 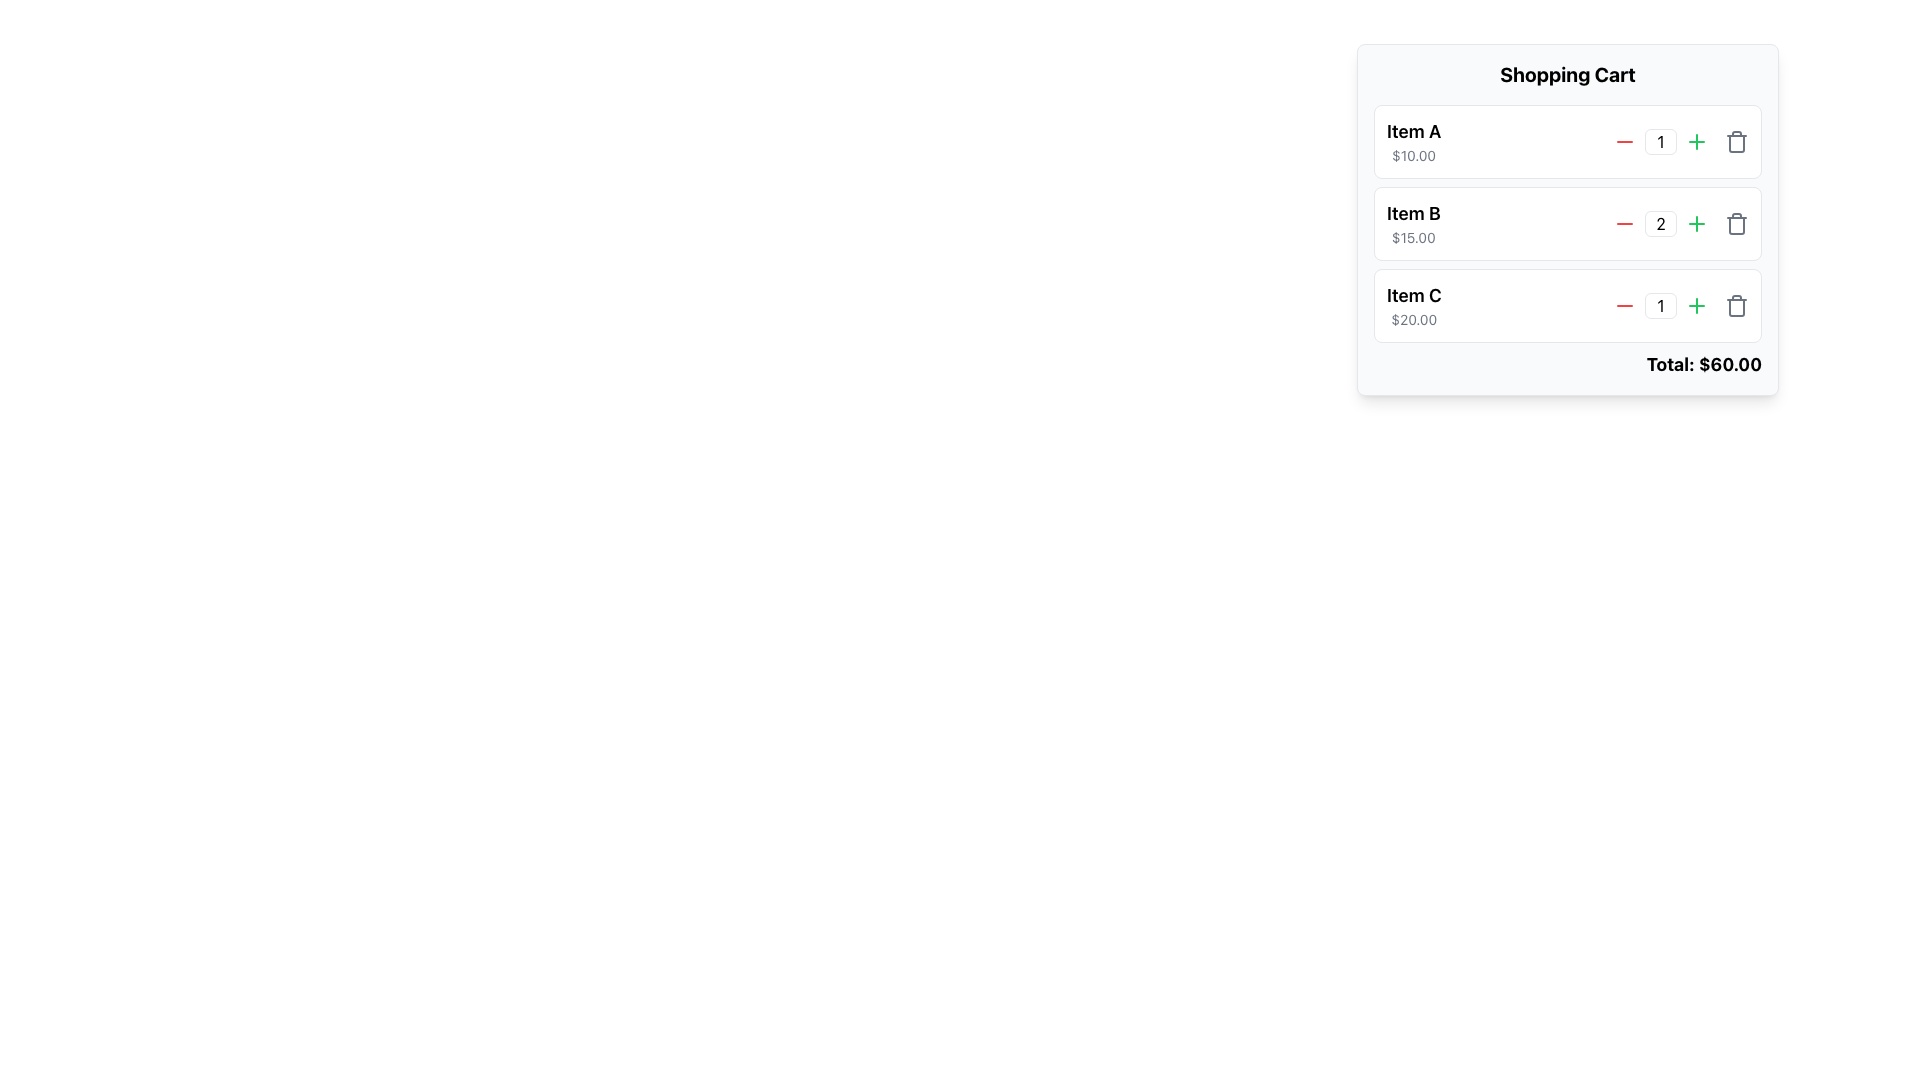 What do you see at coordinates (1413, 131) in the screenshot?
I see `the text element displaying the name of the item 'Item A' in the shopping cart, located above the price '$10.00'` at bounding box center [1413, 131].